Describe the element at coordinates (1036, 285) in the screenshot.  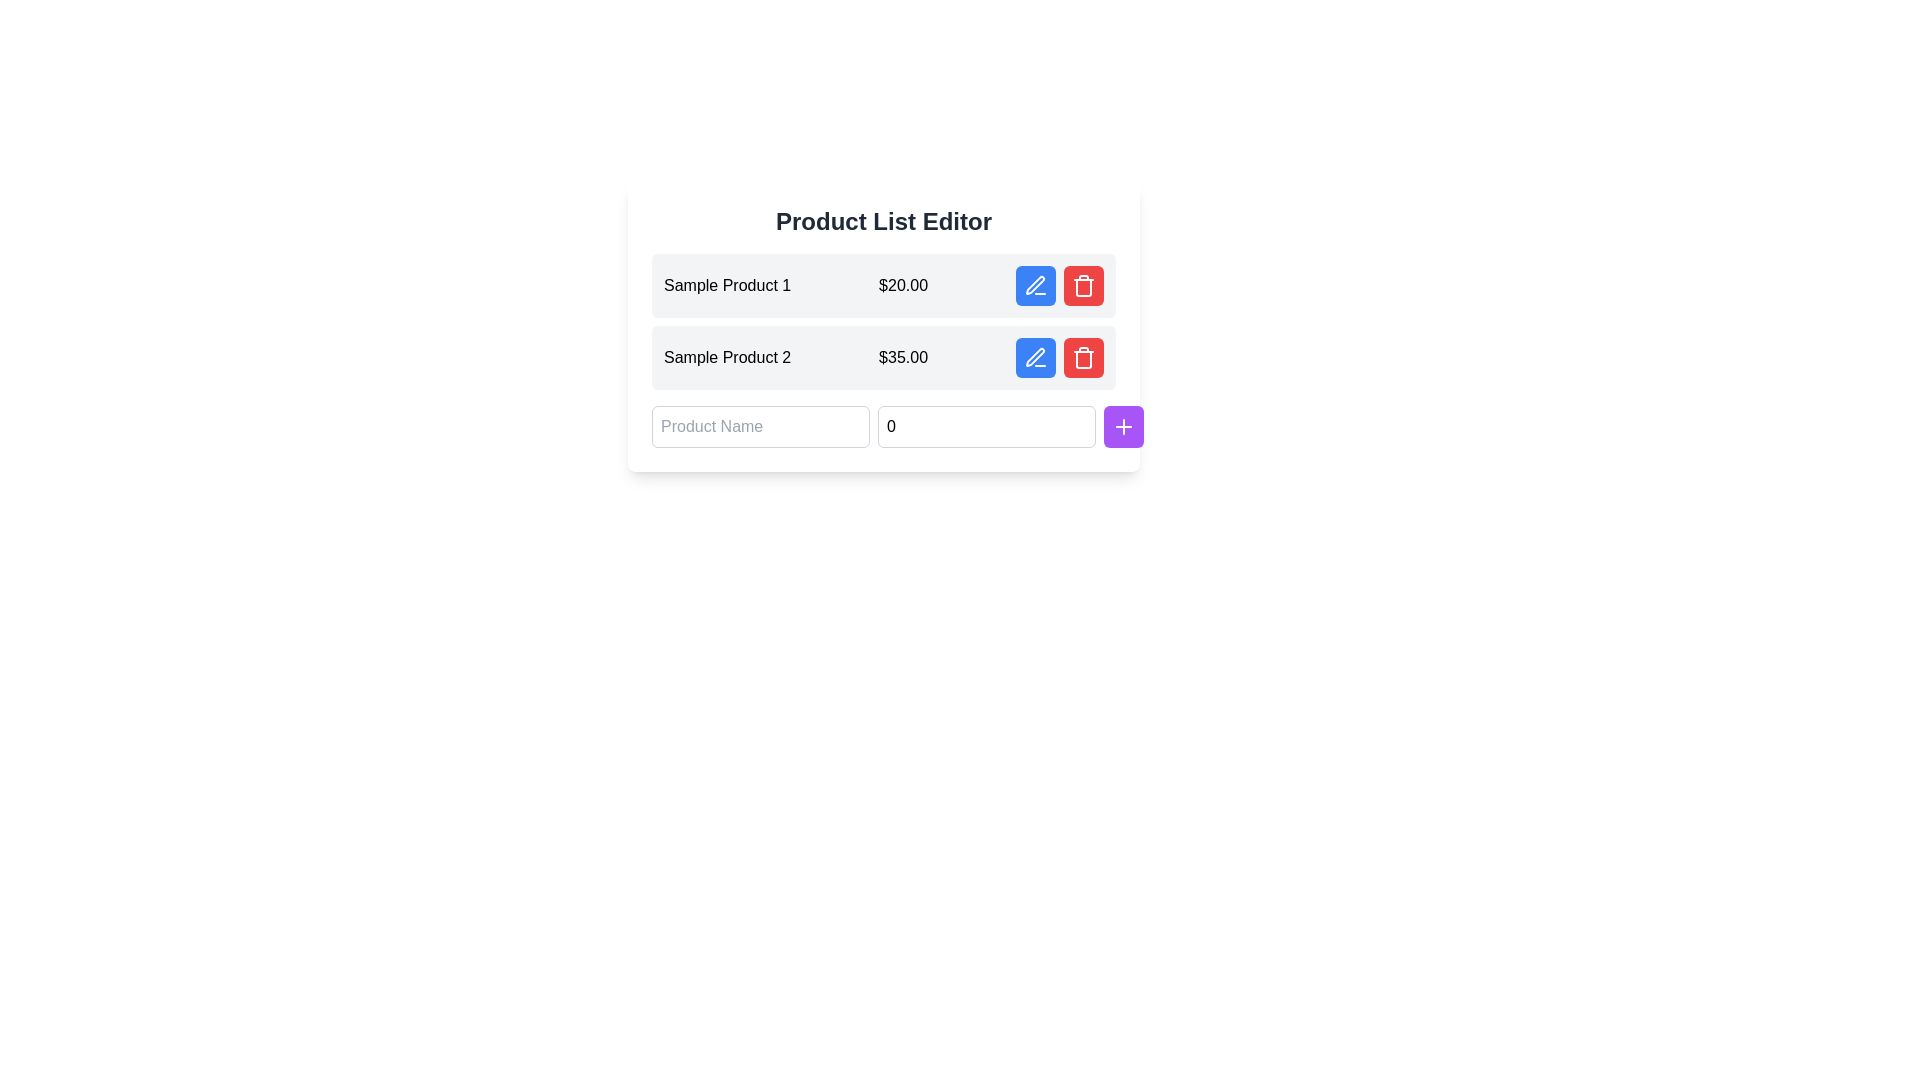
I see `the edit action button for 'Sample Product 1' in the product list table` at that location.